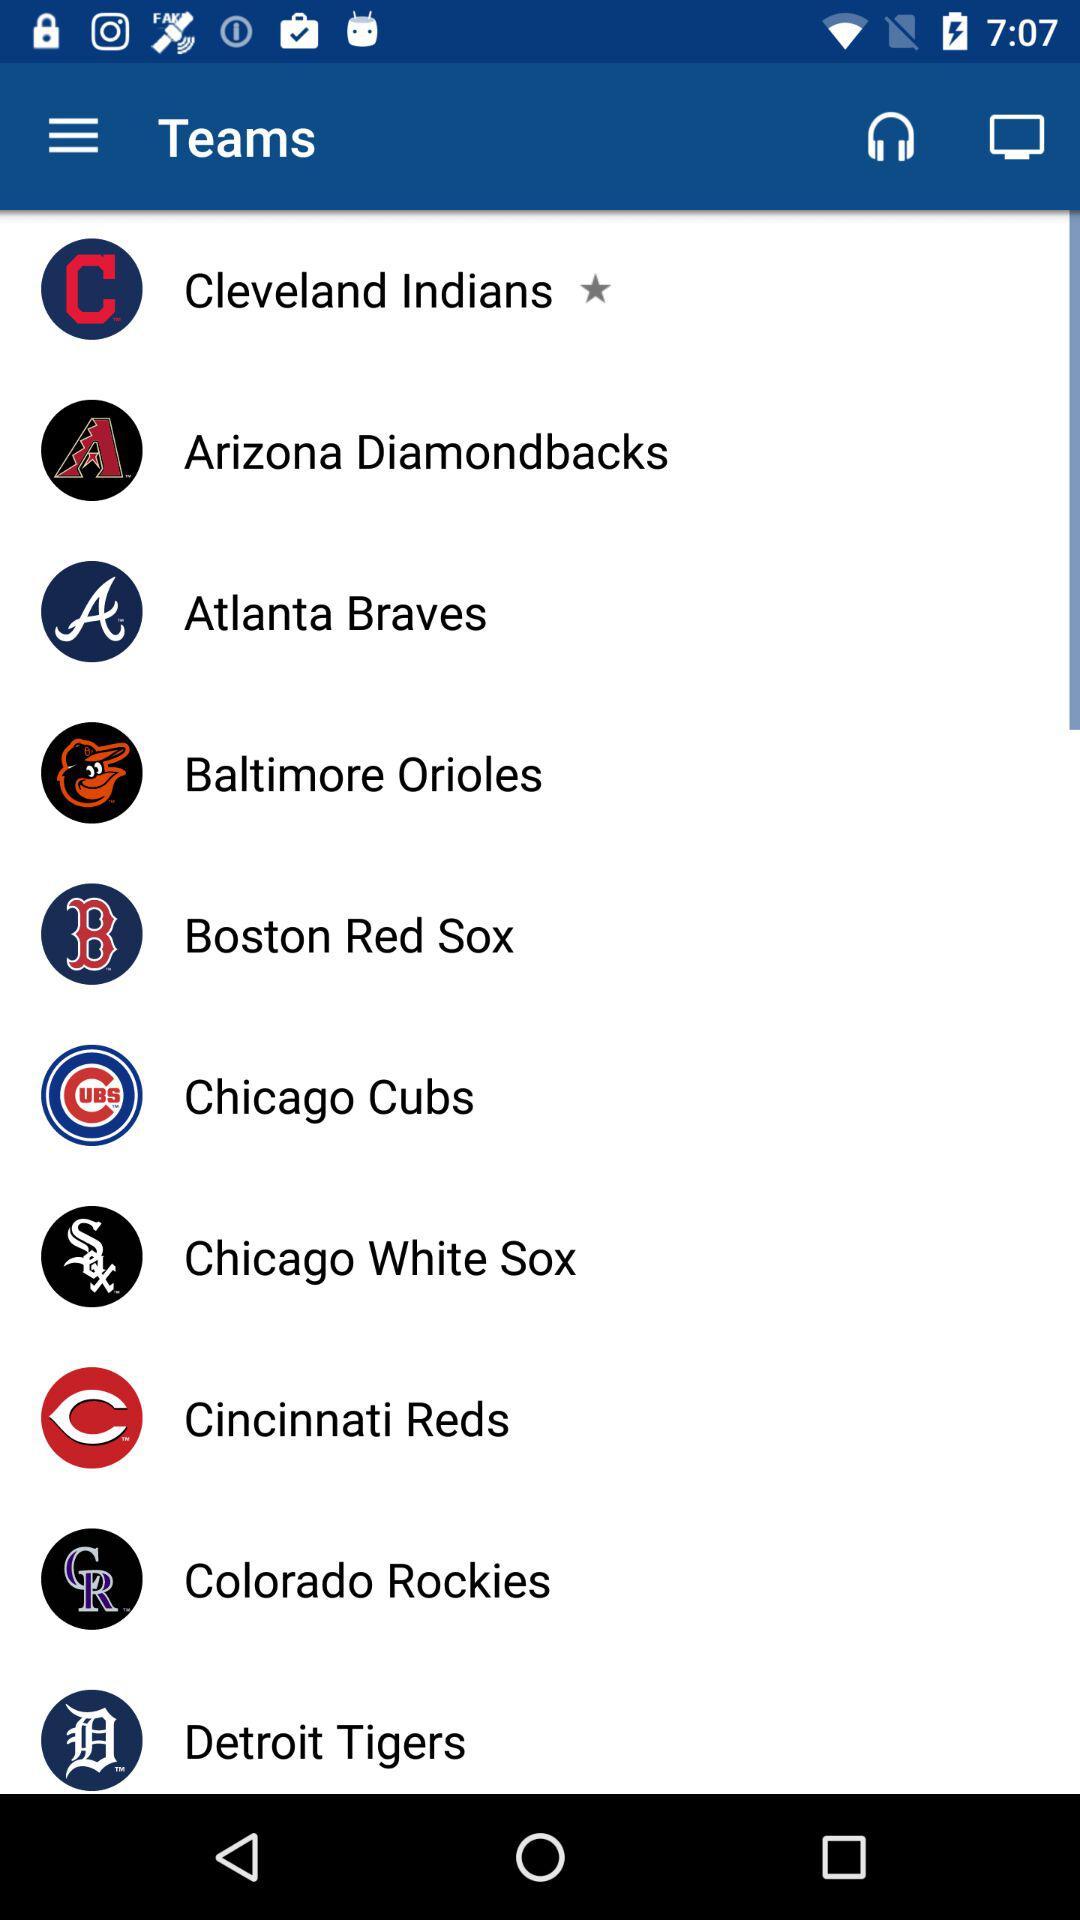  Describe the element at coordinates (328, 1094) in the screenshot. I see `the icon below boston red sox item` at that location.